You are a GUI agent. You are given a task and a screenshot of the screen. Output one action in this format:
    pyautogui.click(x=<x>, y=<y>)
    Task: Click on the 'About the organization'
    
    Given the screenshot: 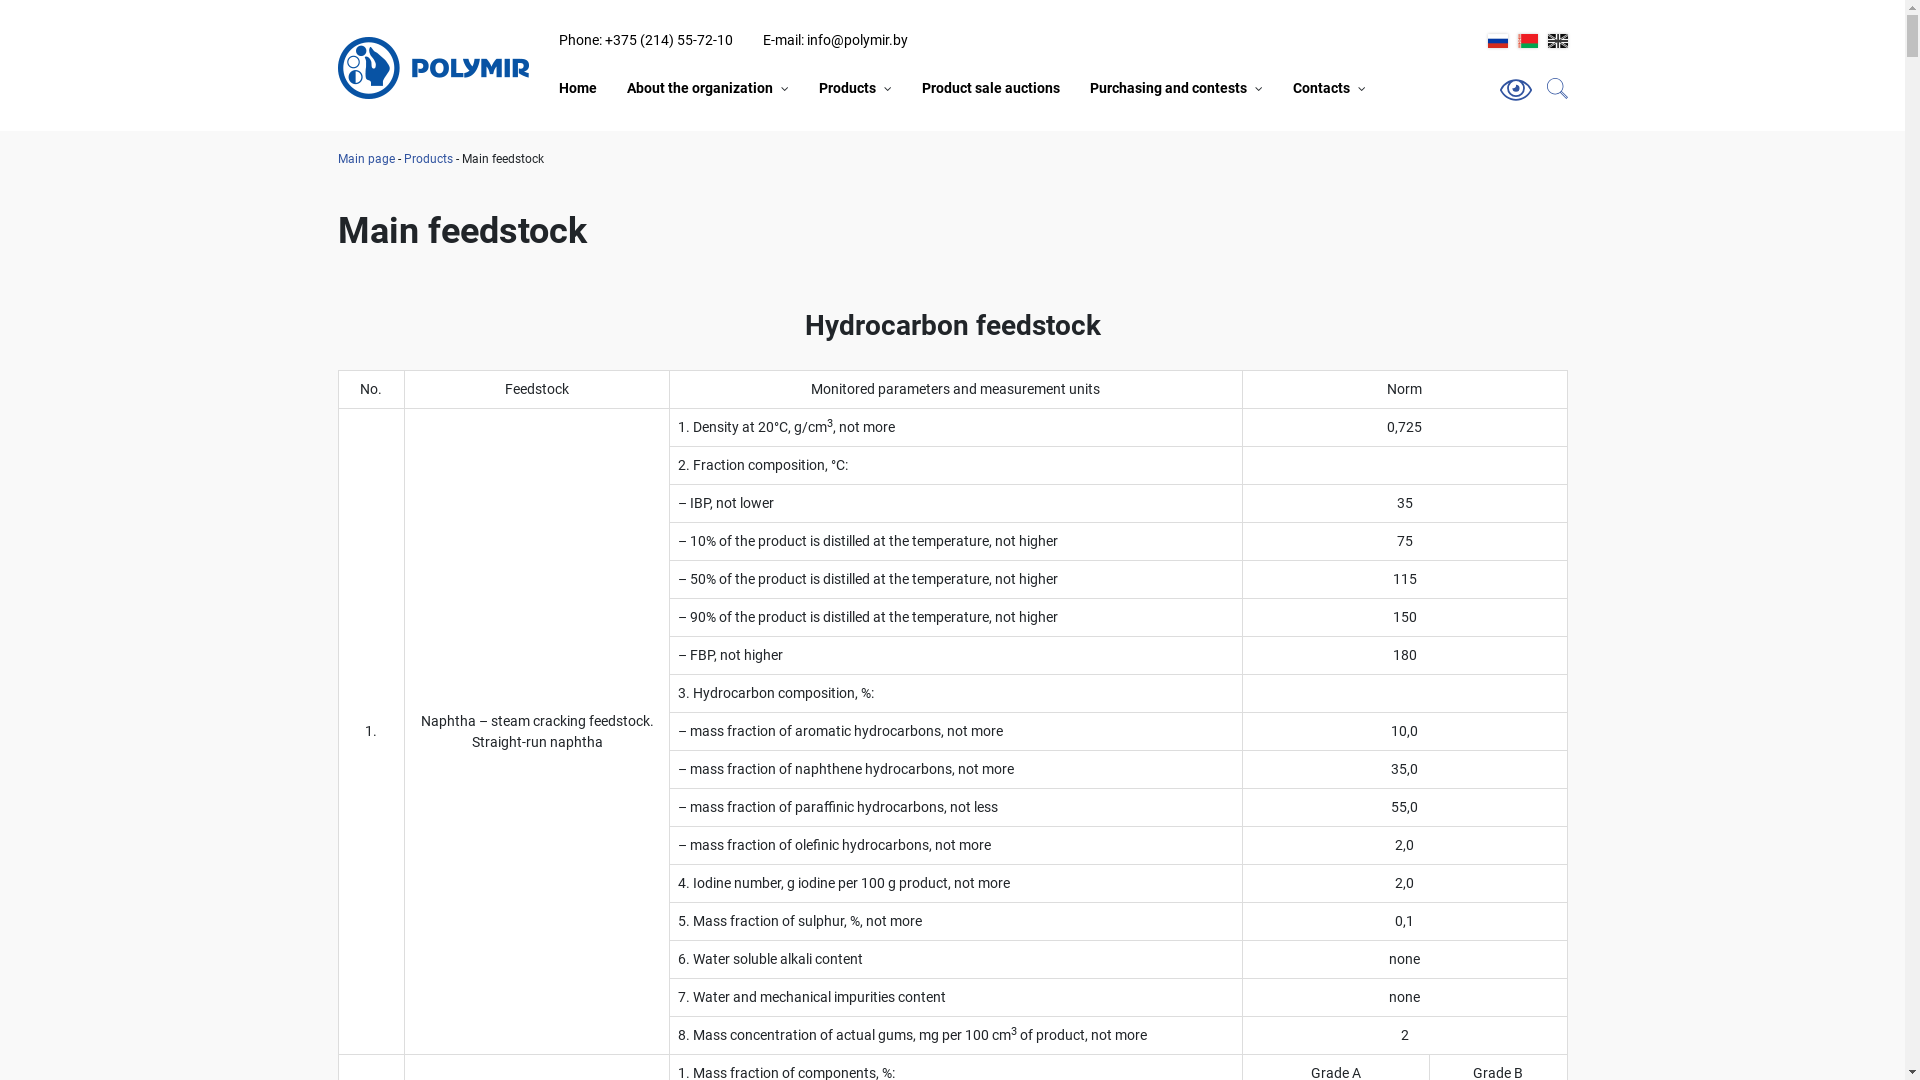 What is the action you would take?
    pyautogui.click(x=699, y=87)
    